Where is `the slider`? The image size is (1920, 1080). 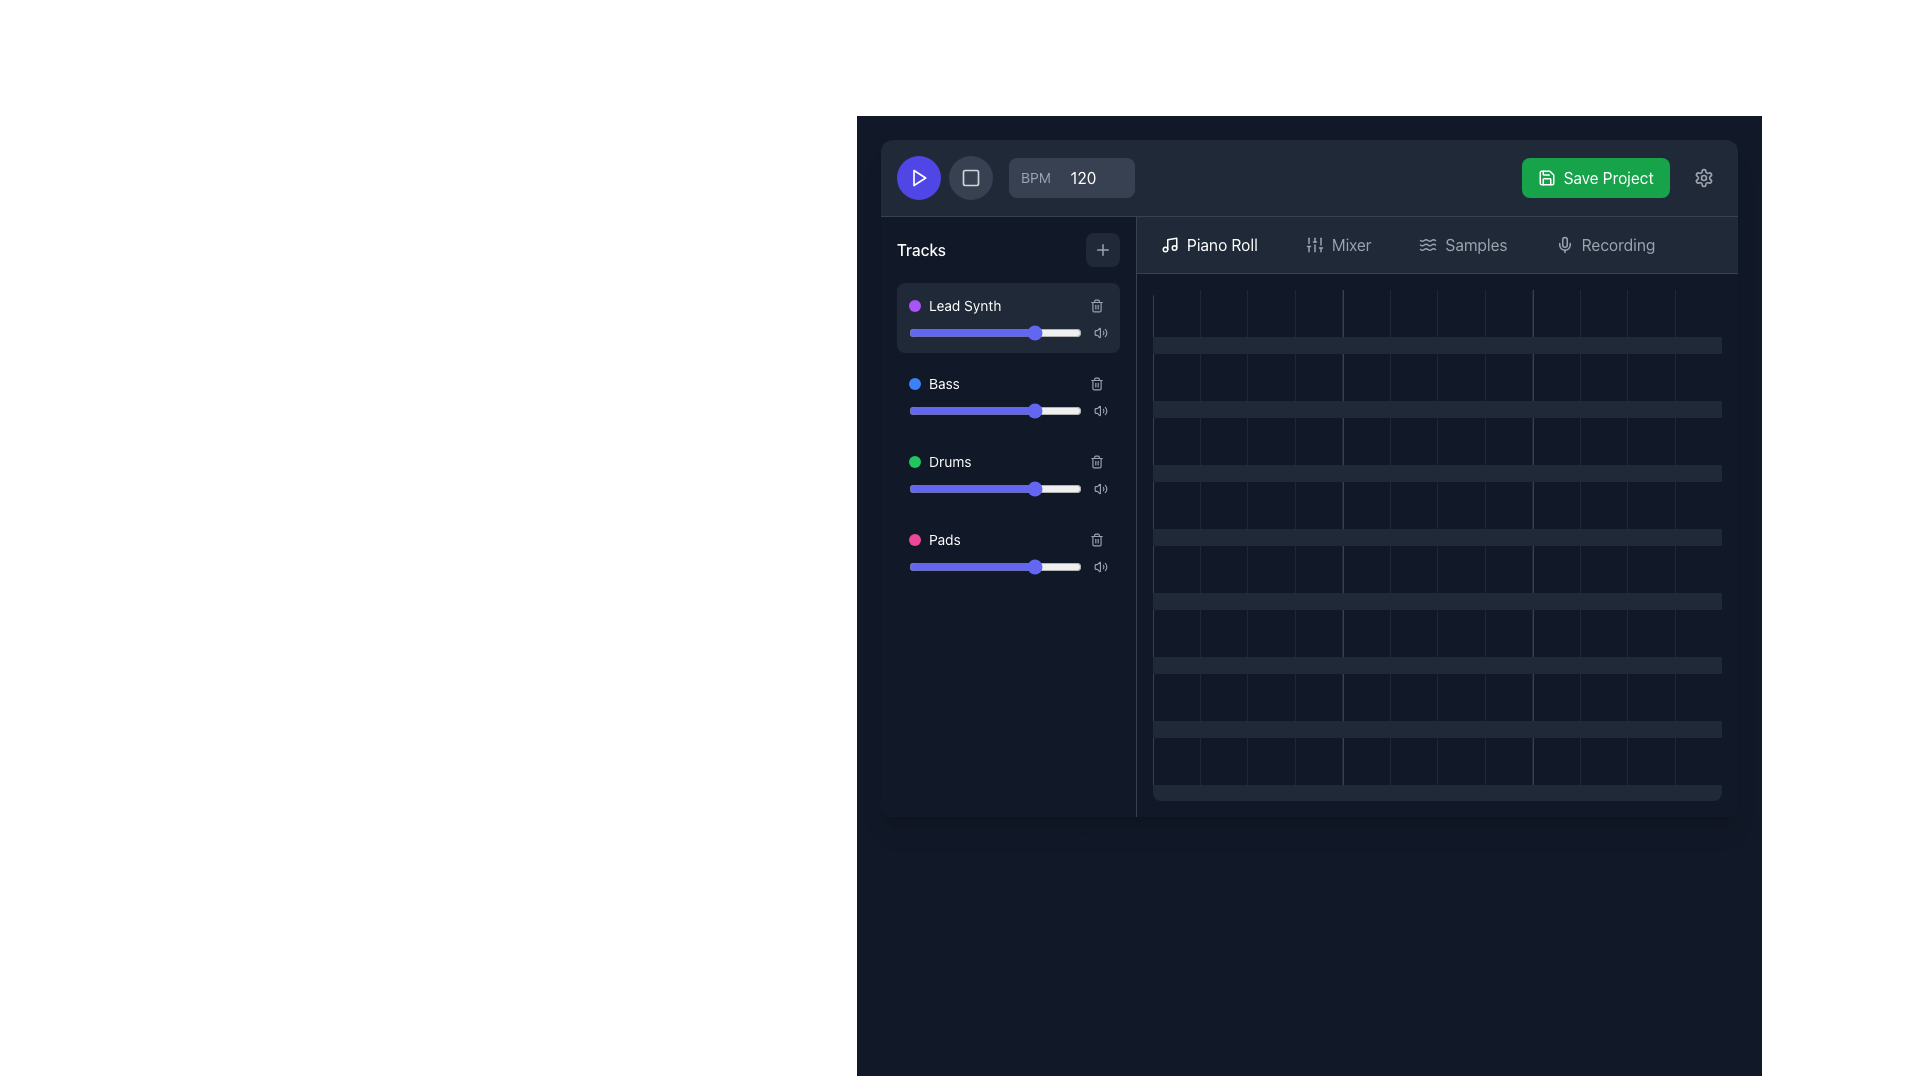
the slider is located at coordinates (947, 489).